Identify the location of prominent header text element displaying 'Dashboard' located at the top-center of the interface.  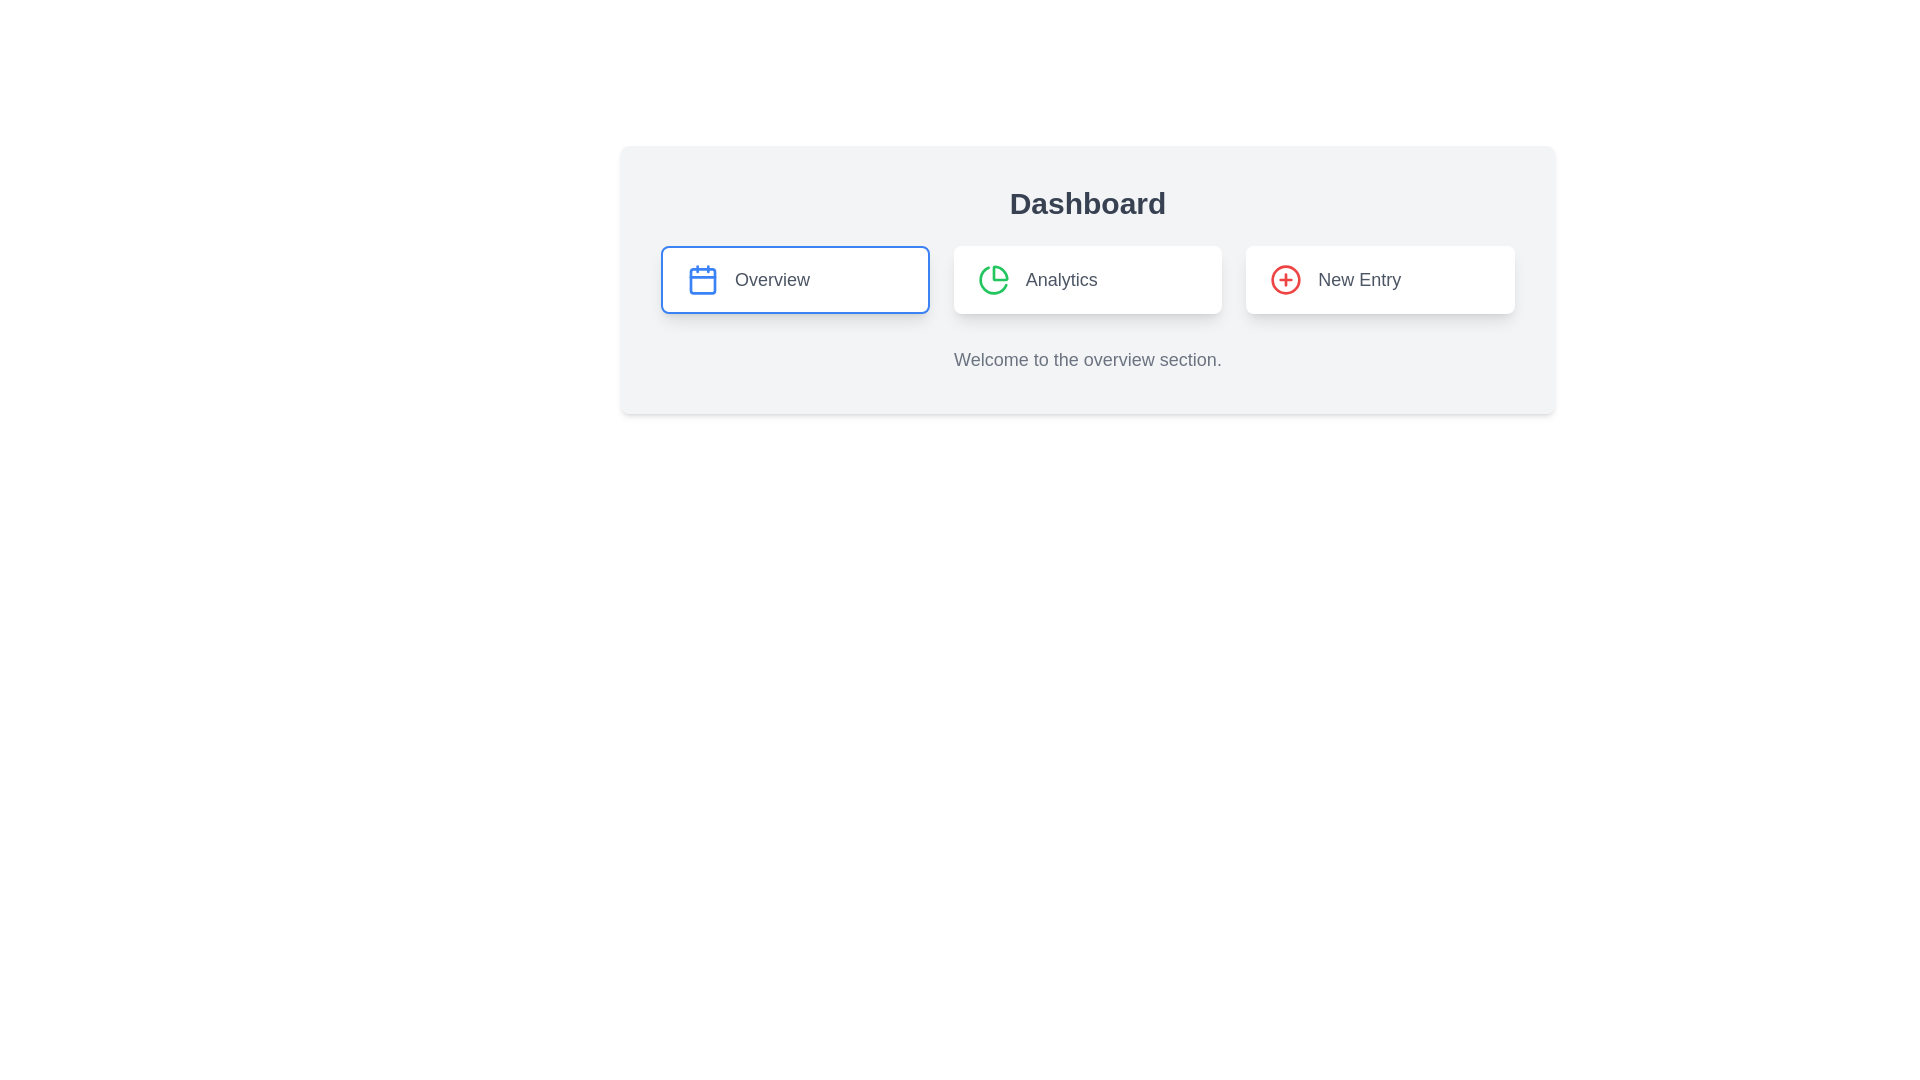
(1087, 204).